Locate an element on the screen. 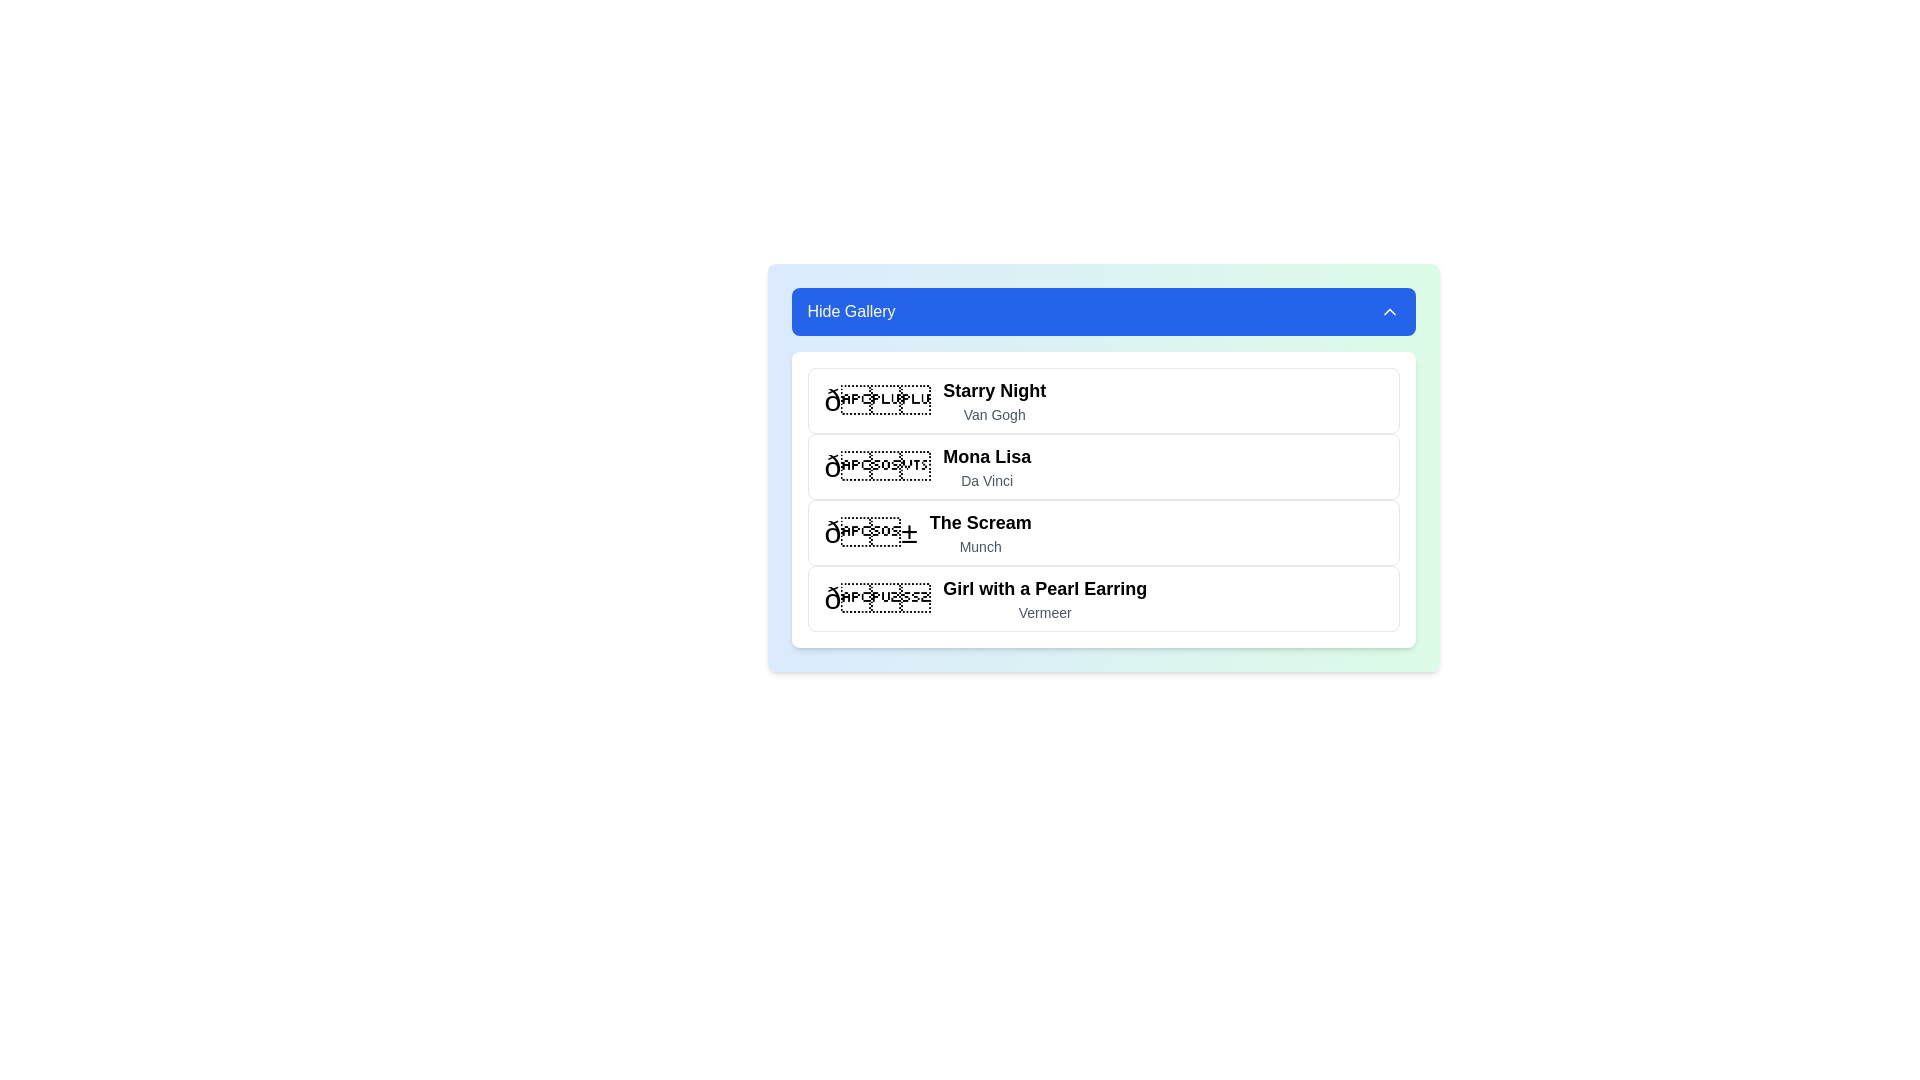  the clickable list item displaying the surprised emoji, titled 'The Scream' with subtitle 'Munch', located in a vertical list within a light-colored card is located at coordinates (1102, 531).